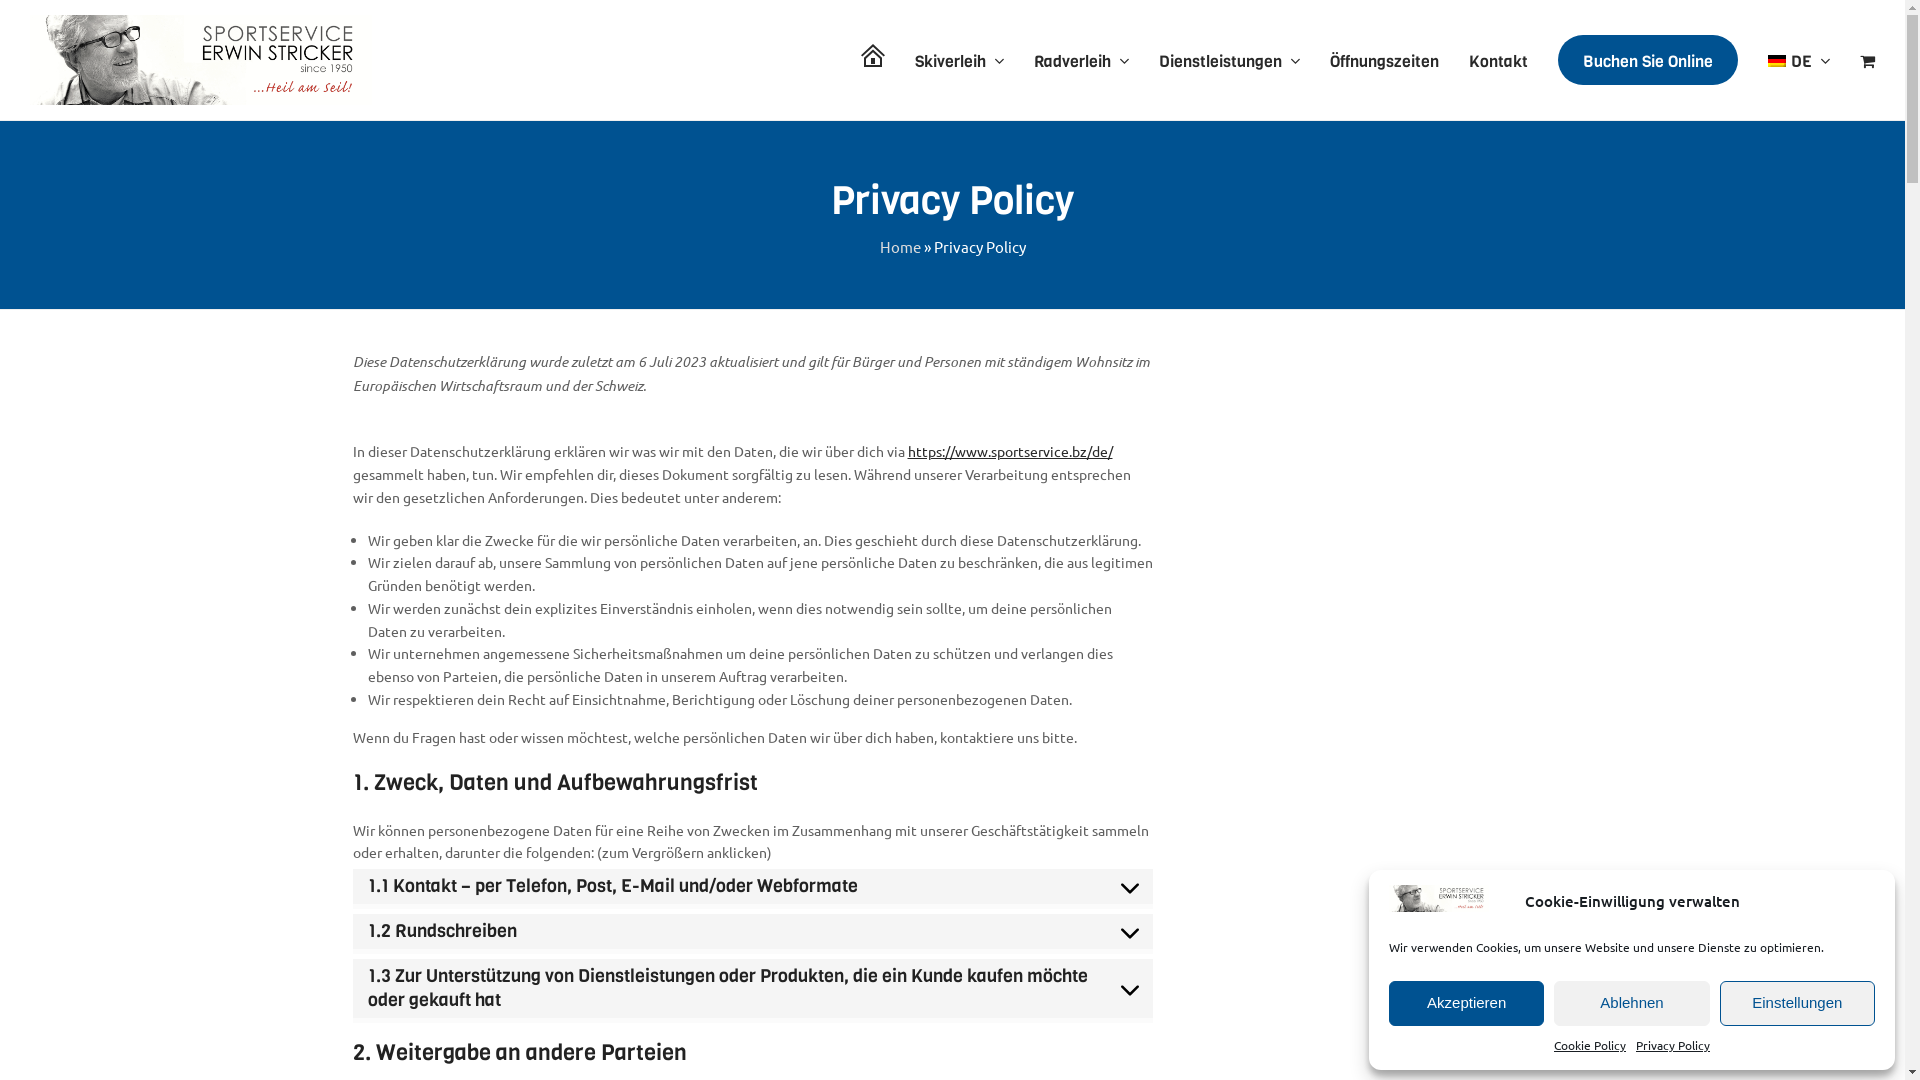 This screenshot has height=1080, width=1920. I want to click on 'Dienstleistungen', so click(1228, 59).